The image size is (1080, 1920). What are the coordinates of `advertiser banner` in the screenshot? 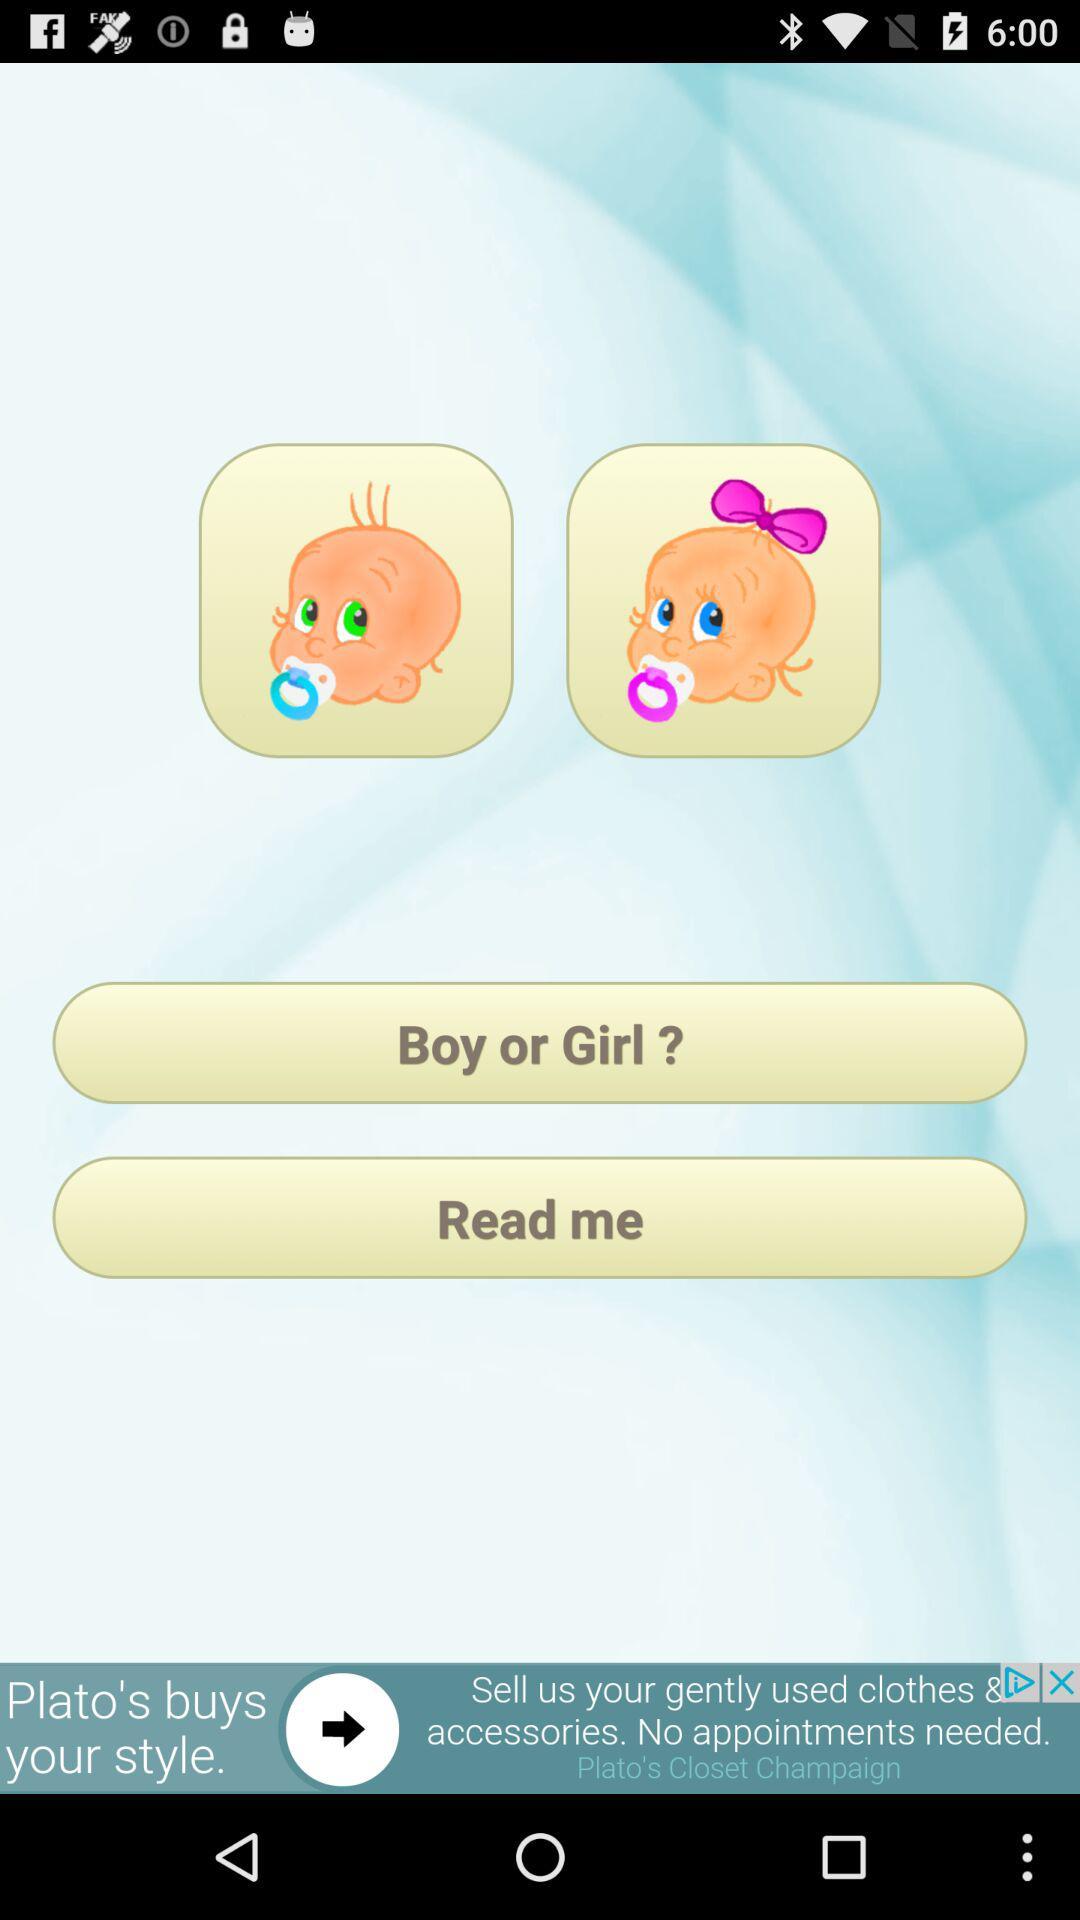 It's located at (540, 1727).